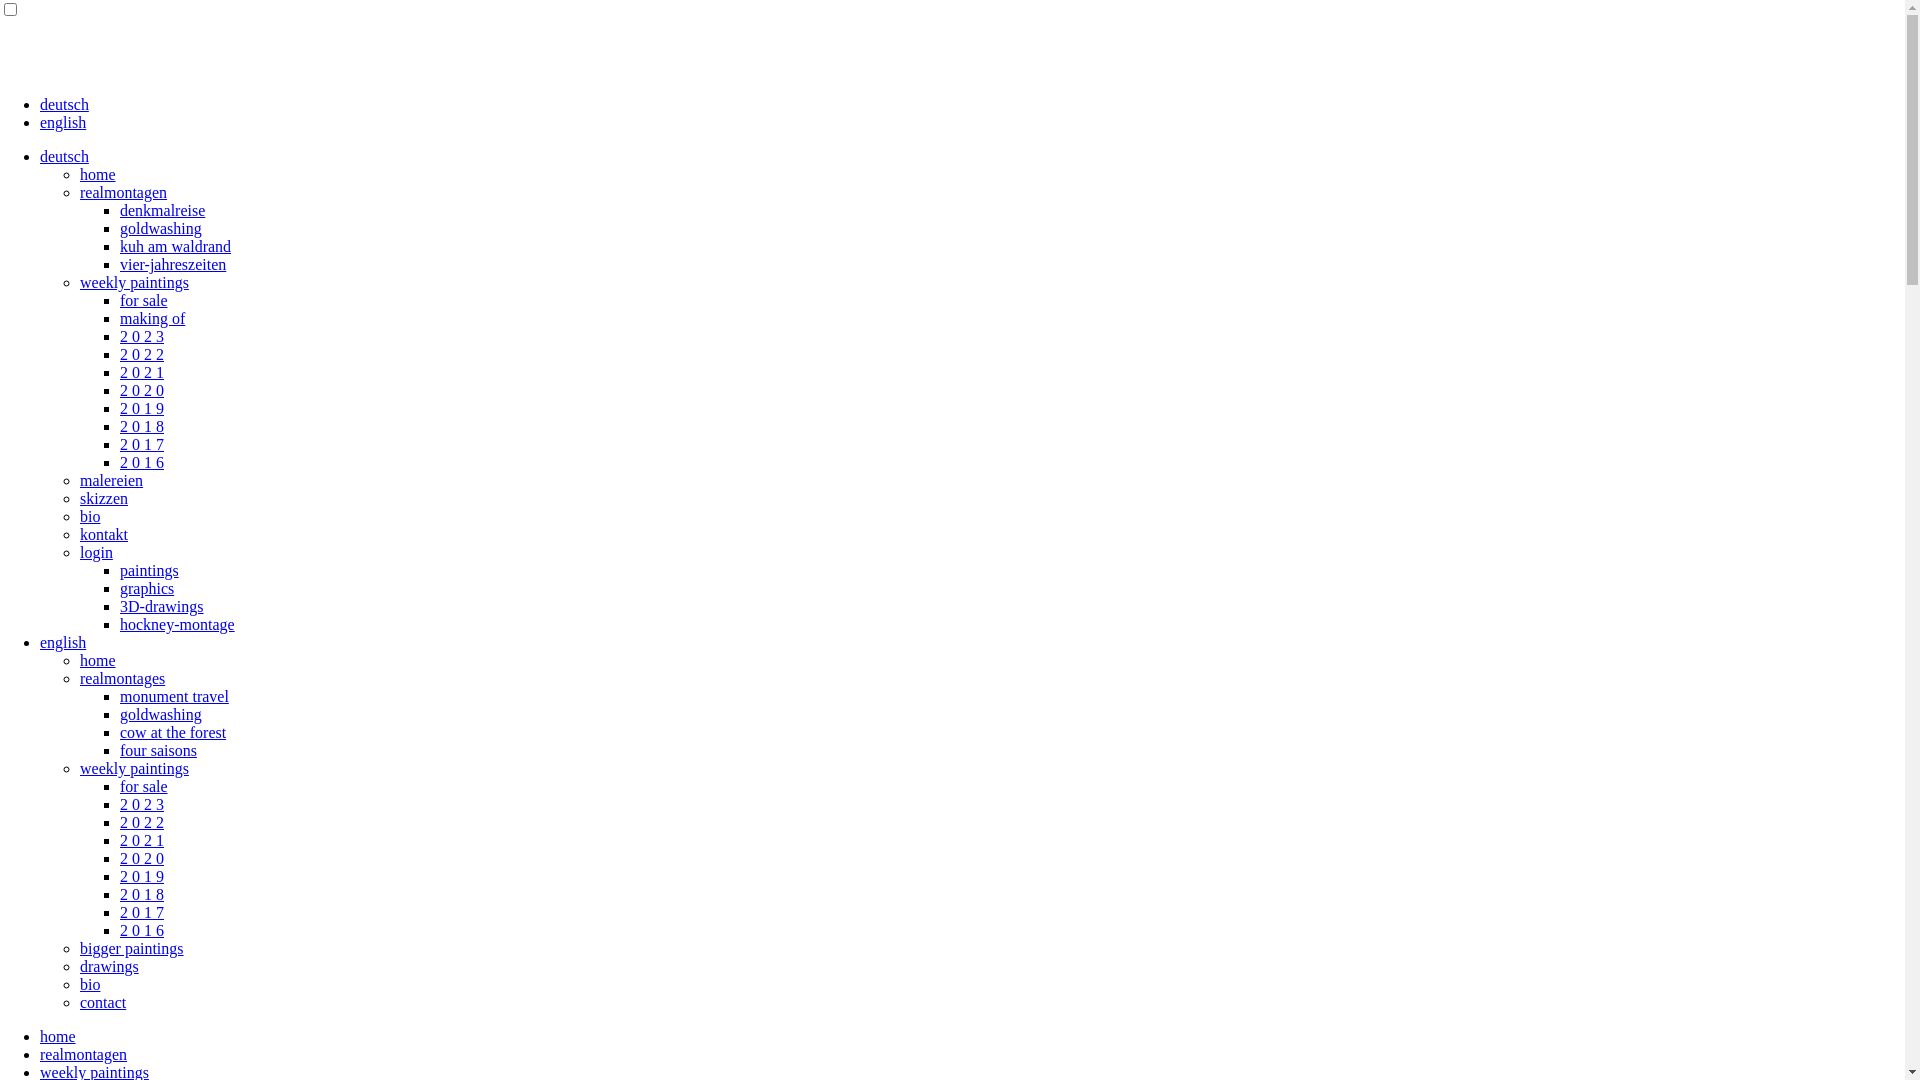 Image resolution: width=1920 pixels, height=1080 pixels. What do you see at coordinates (119, 803) in the screenshot?
I see `'2 0 2 3'` at bounding box center [119, 803].